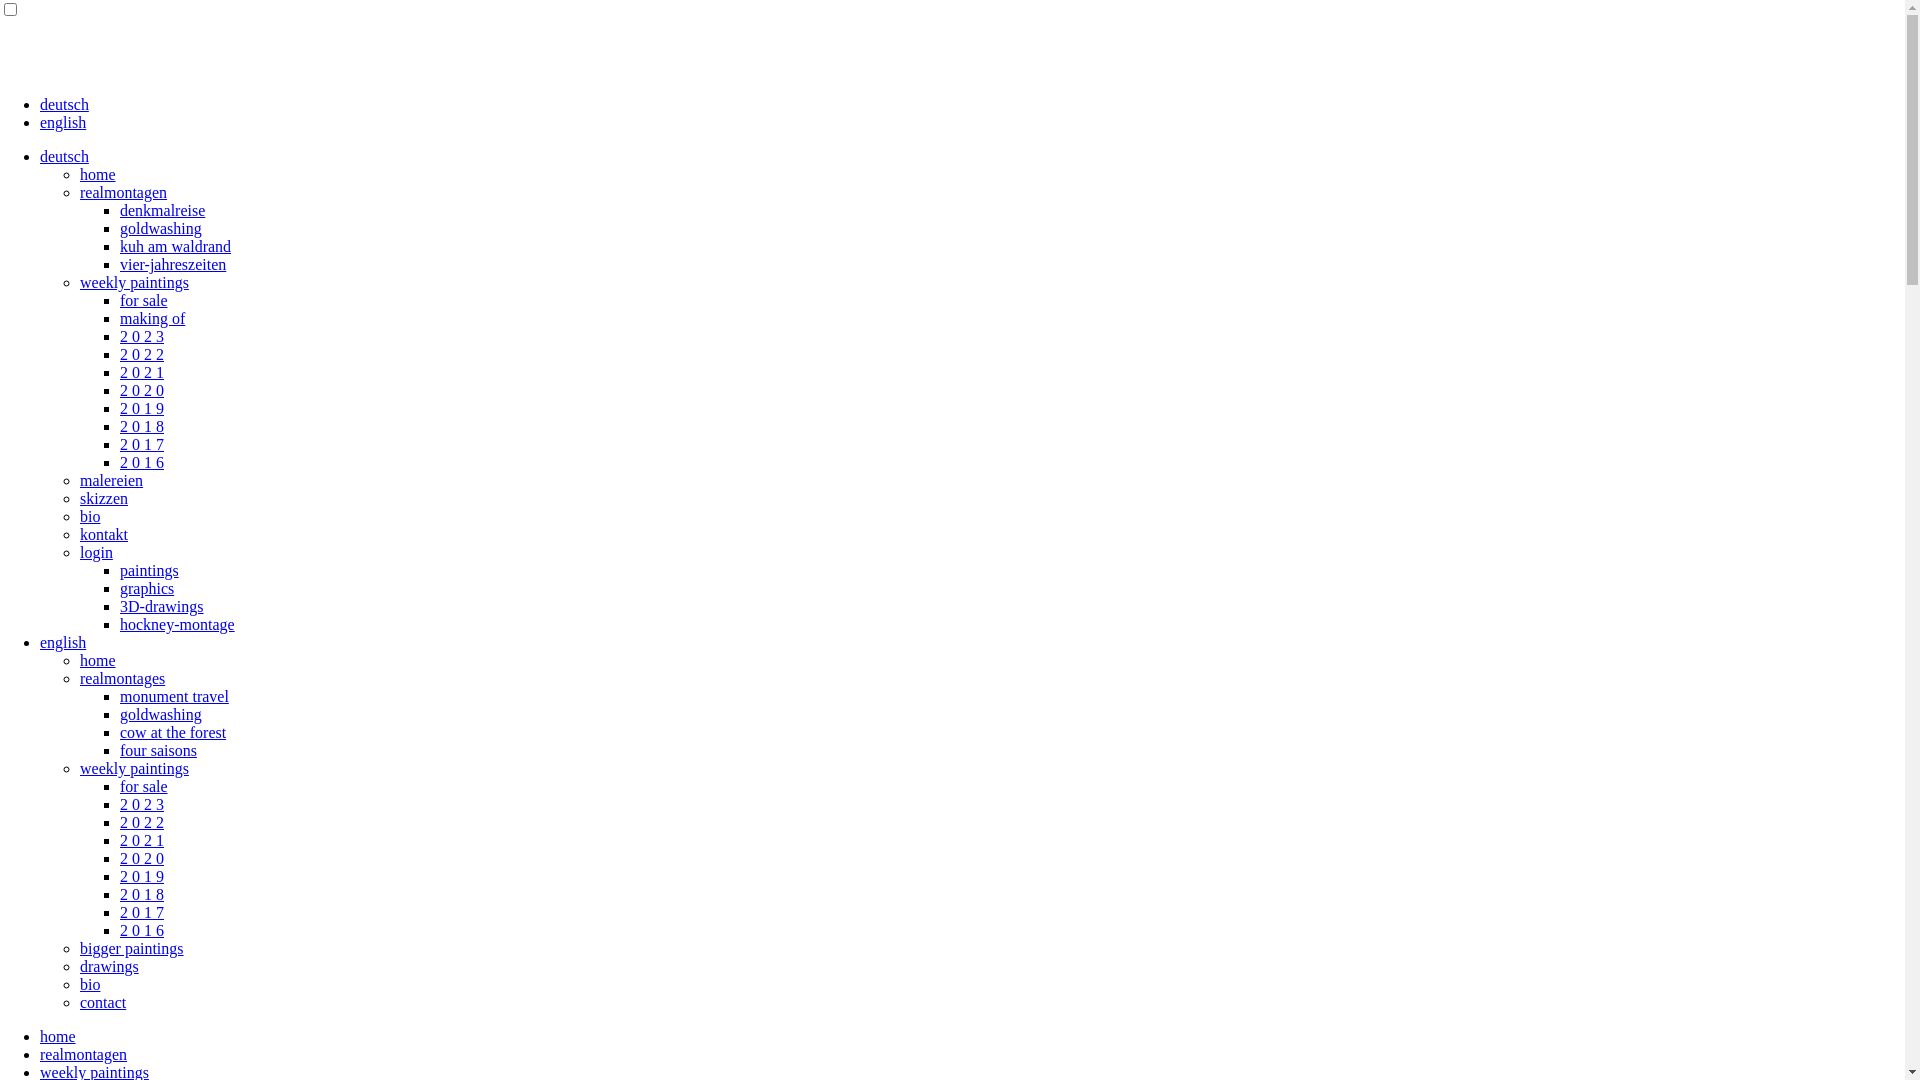 Image resolution: width=1920 pixels, height=1080 pixels. What do you see at coordinates (119, 803) in the screenshot?
I see `'2 0 2 3'` at bounding box center [119, 803].